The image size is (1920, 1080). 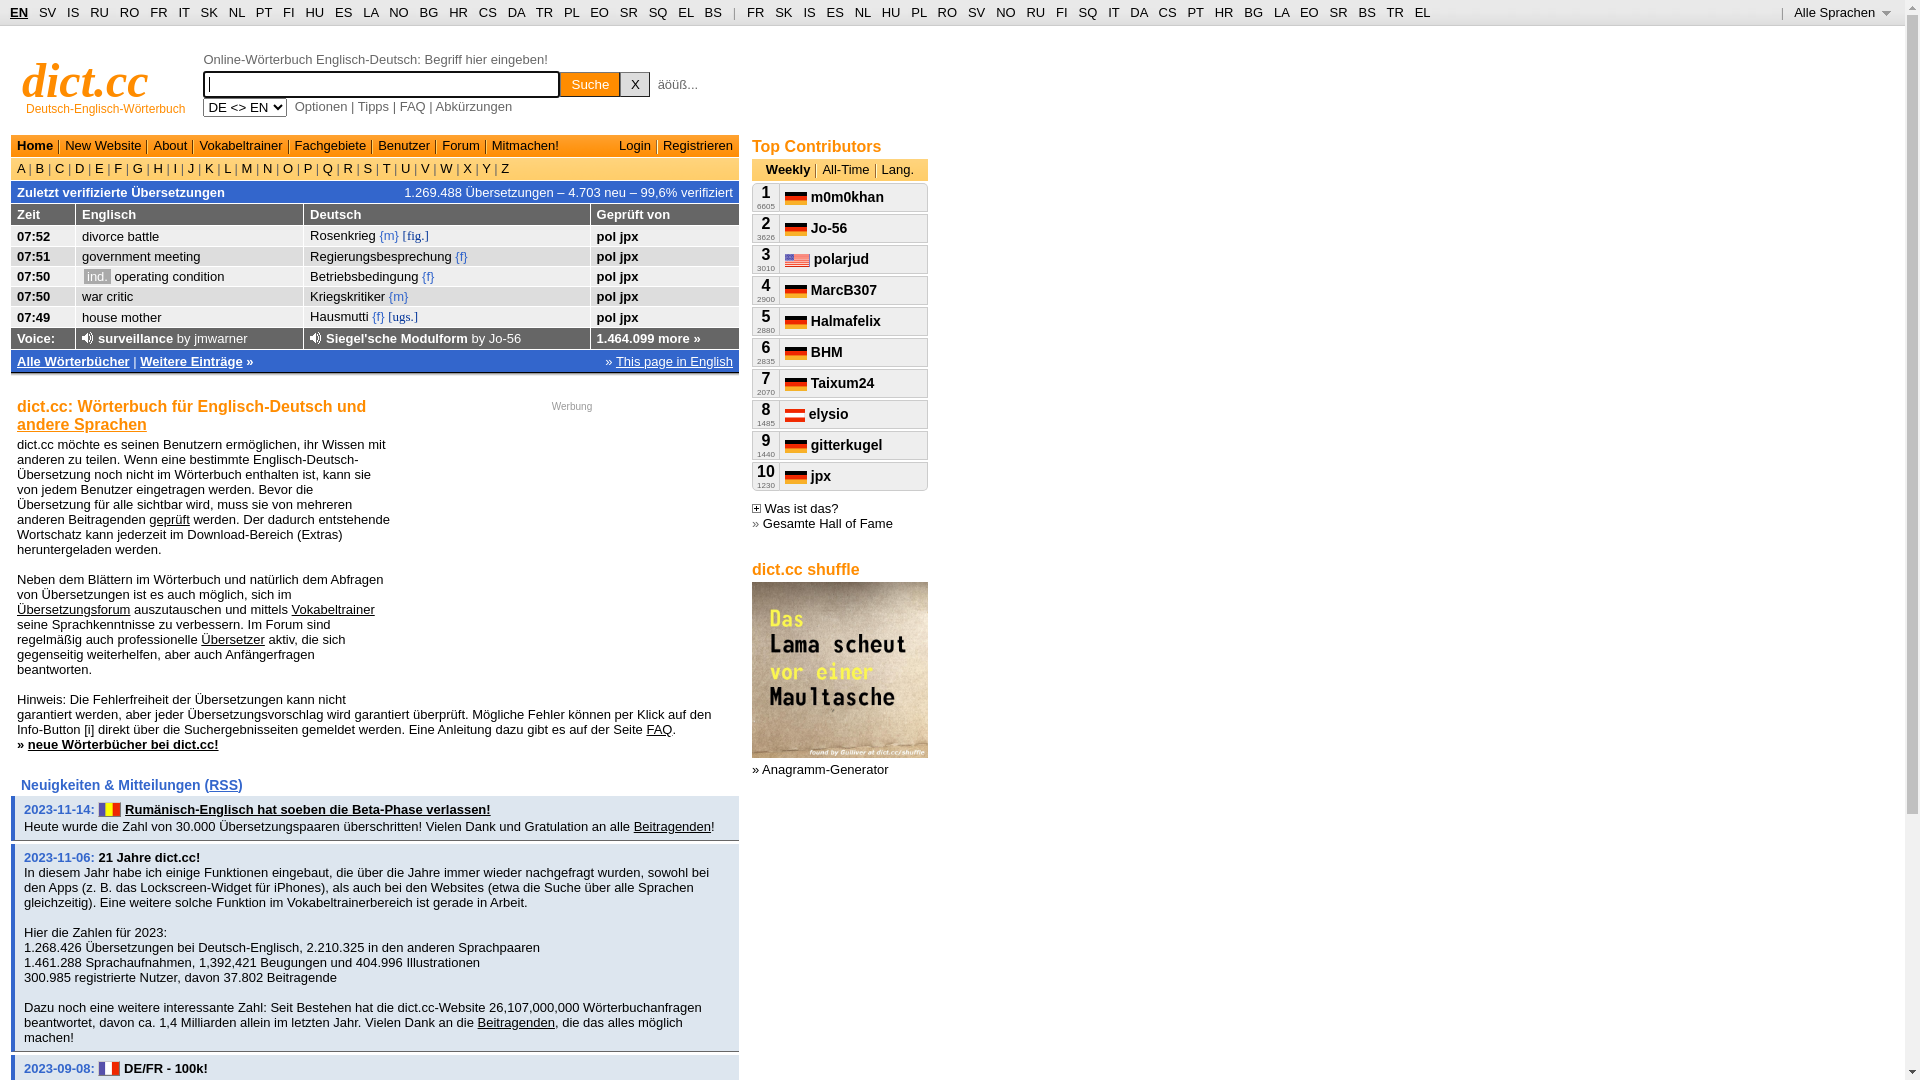 What do you see at coordinates (38, 12) in the screenshot?
I see `'SV'` at bounding box center [38, 12].